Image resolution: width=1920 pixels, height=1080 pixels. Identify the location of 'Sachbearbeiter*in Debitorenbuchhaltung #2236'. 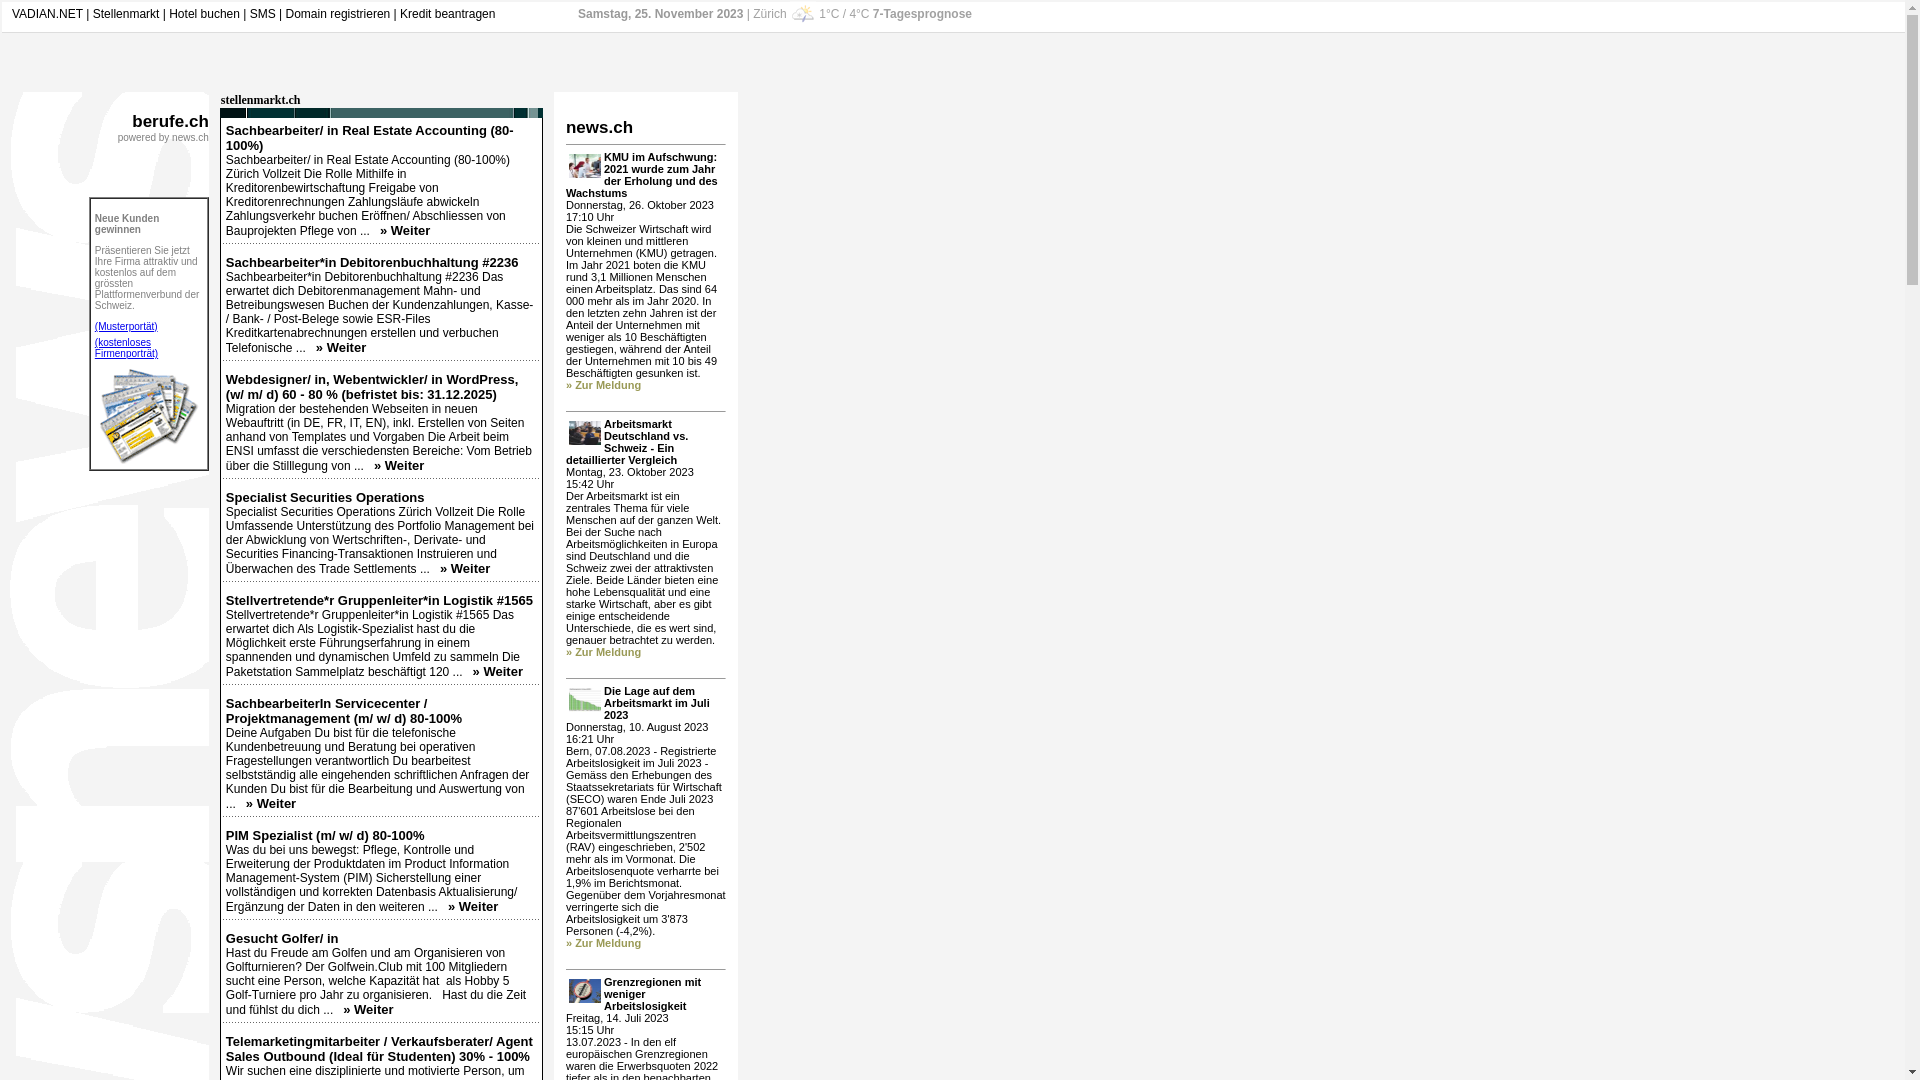
(372, 261).